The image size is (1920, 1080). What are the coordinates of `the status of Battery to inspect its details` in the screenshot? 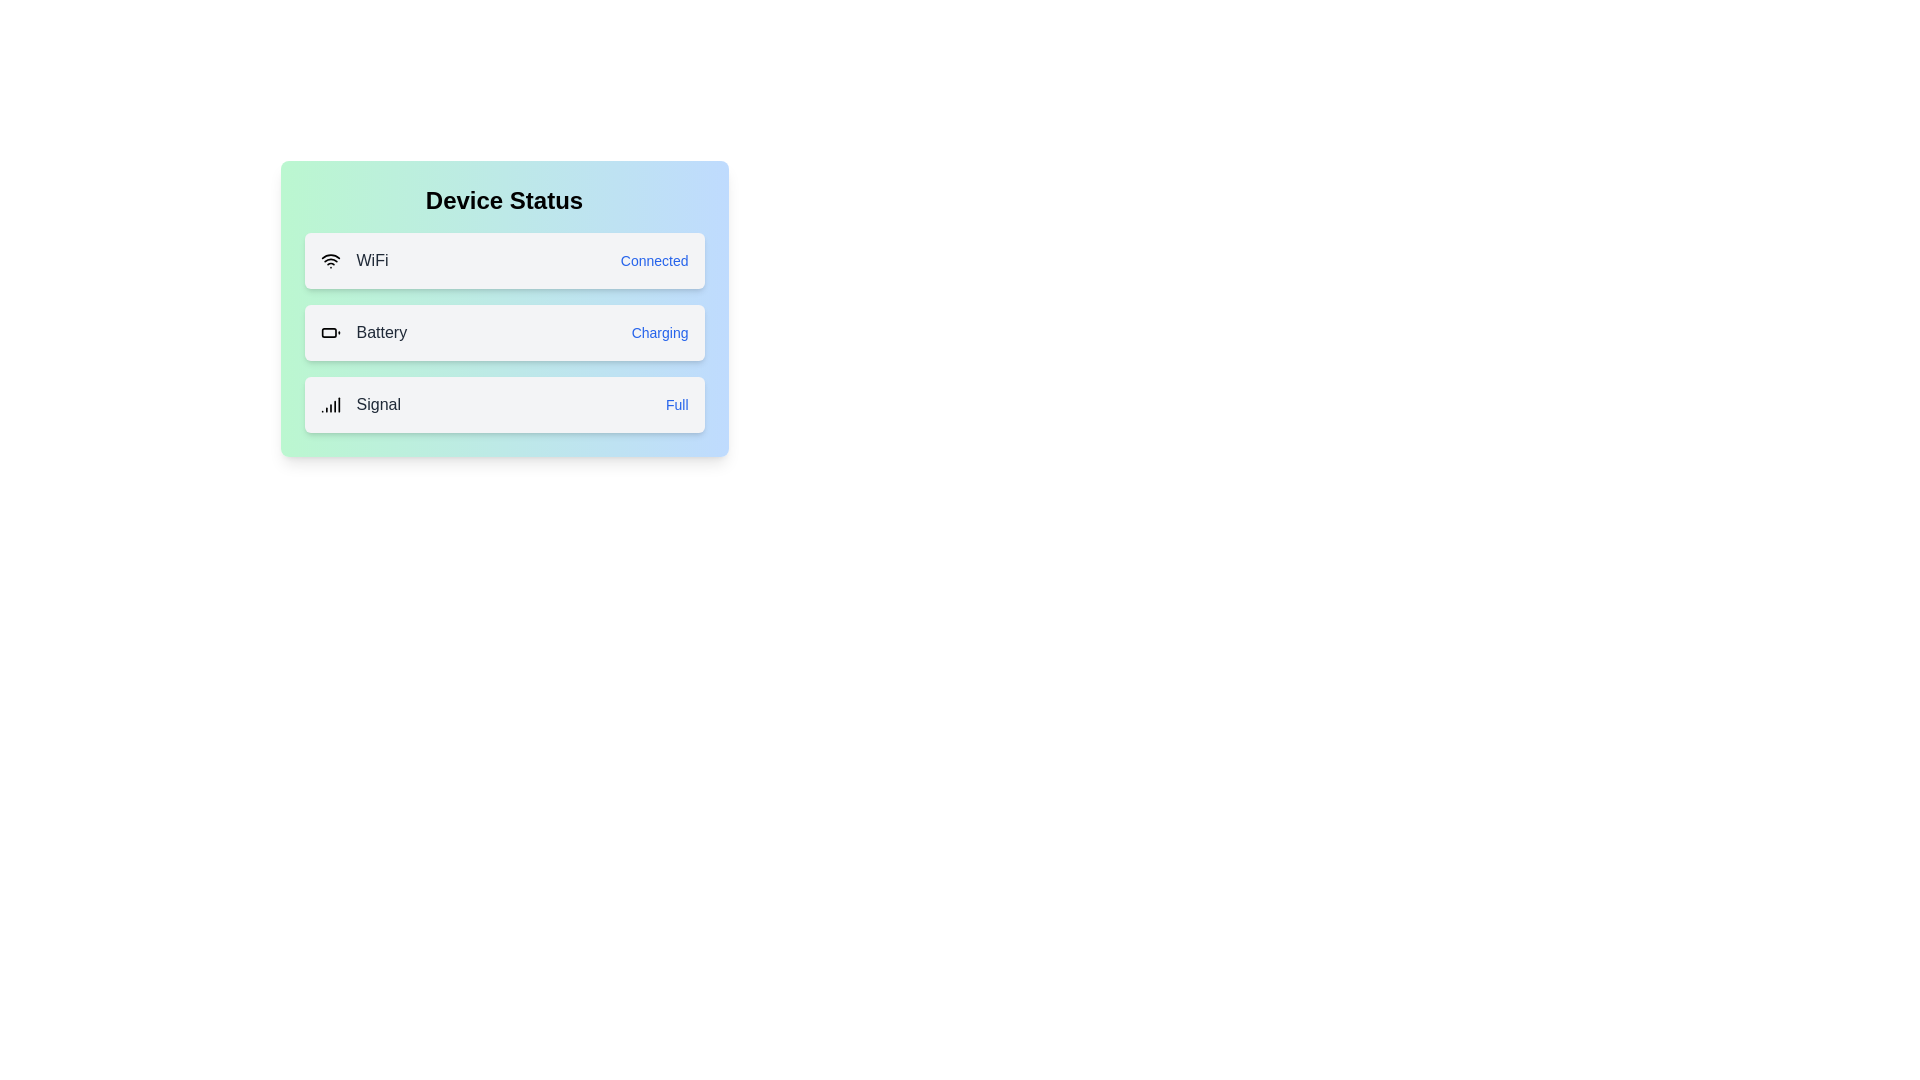 It's located at (504, 331).